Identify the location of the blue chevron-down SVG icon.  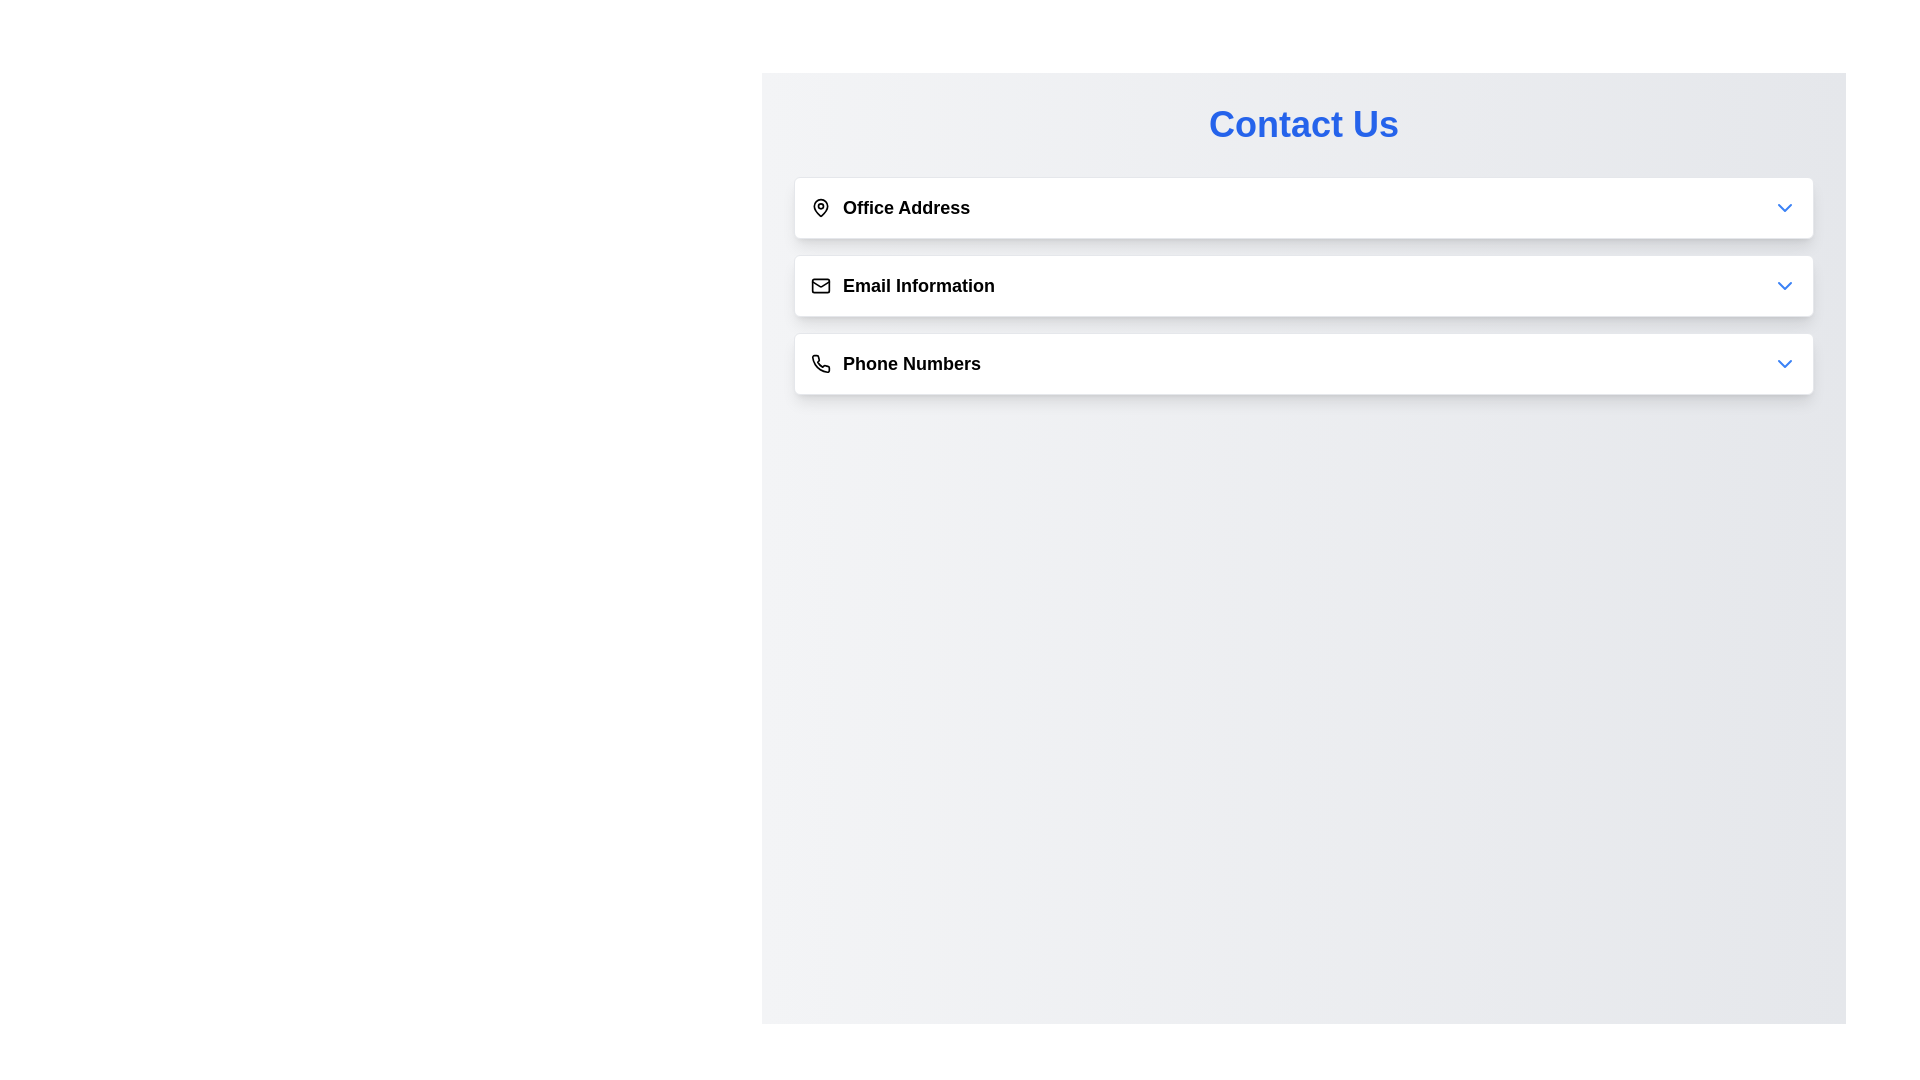
(1785, 285).